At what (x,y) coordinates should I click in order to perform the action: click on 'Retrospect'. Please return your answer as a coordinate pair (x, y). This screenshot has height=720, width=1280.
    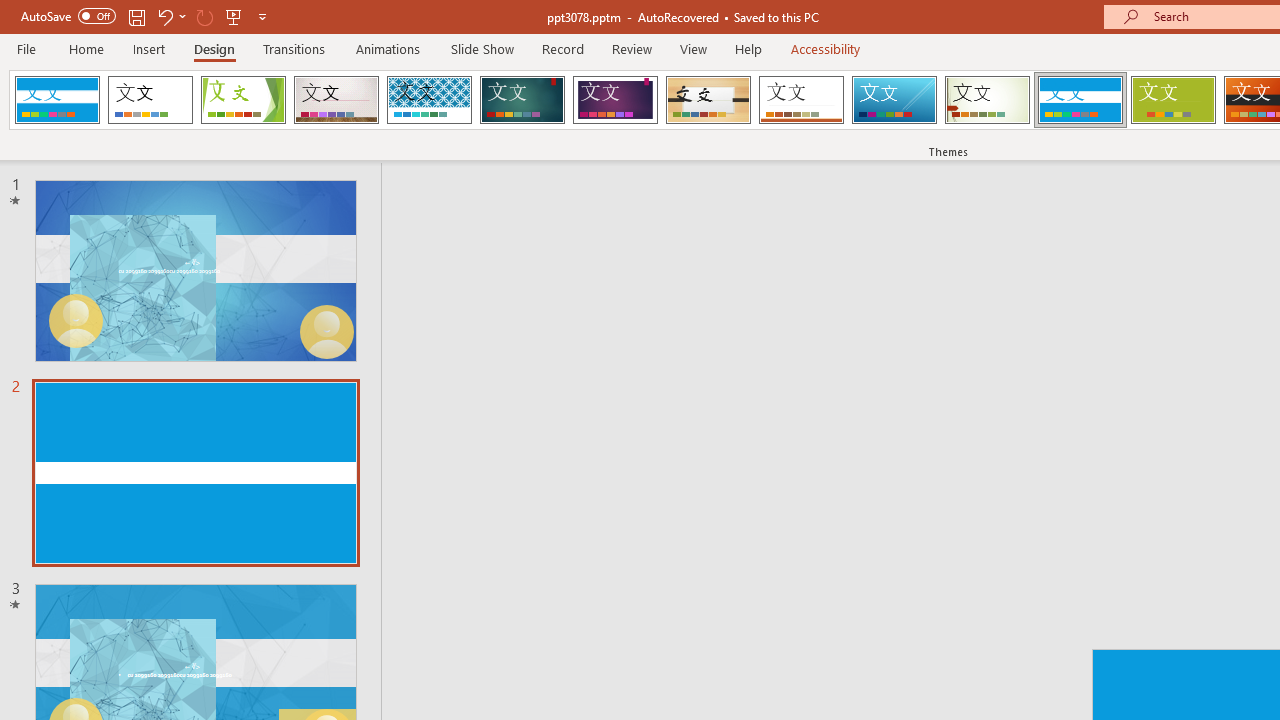
    Looking at the image, I should click on (801, 100).